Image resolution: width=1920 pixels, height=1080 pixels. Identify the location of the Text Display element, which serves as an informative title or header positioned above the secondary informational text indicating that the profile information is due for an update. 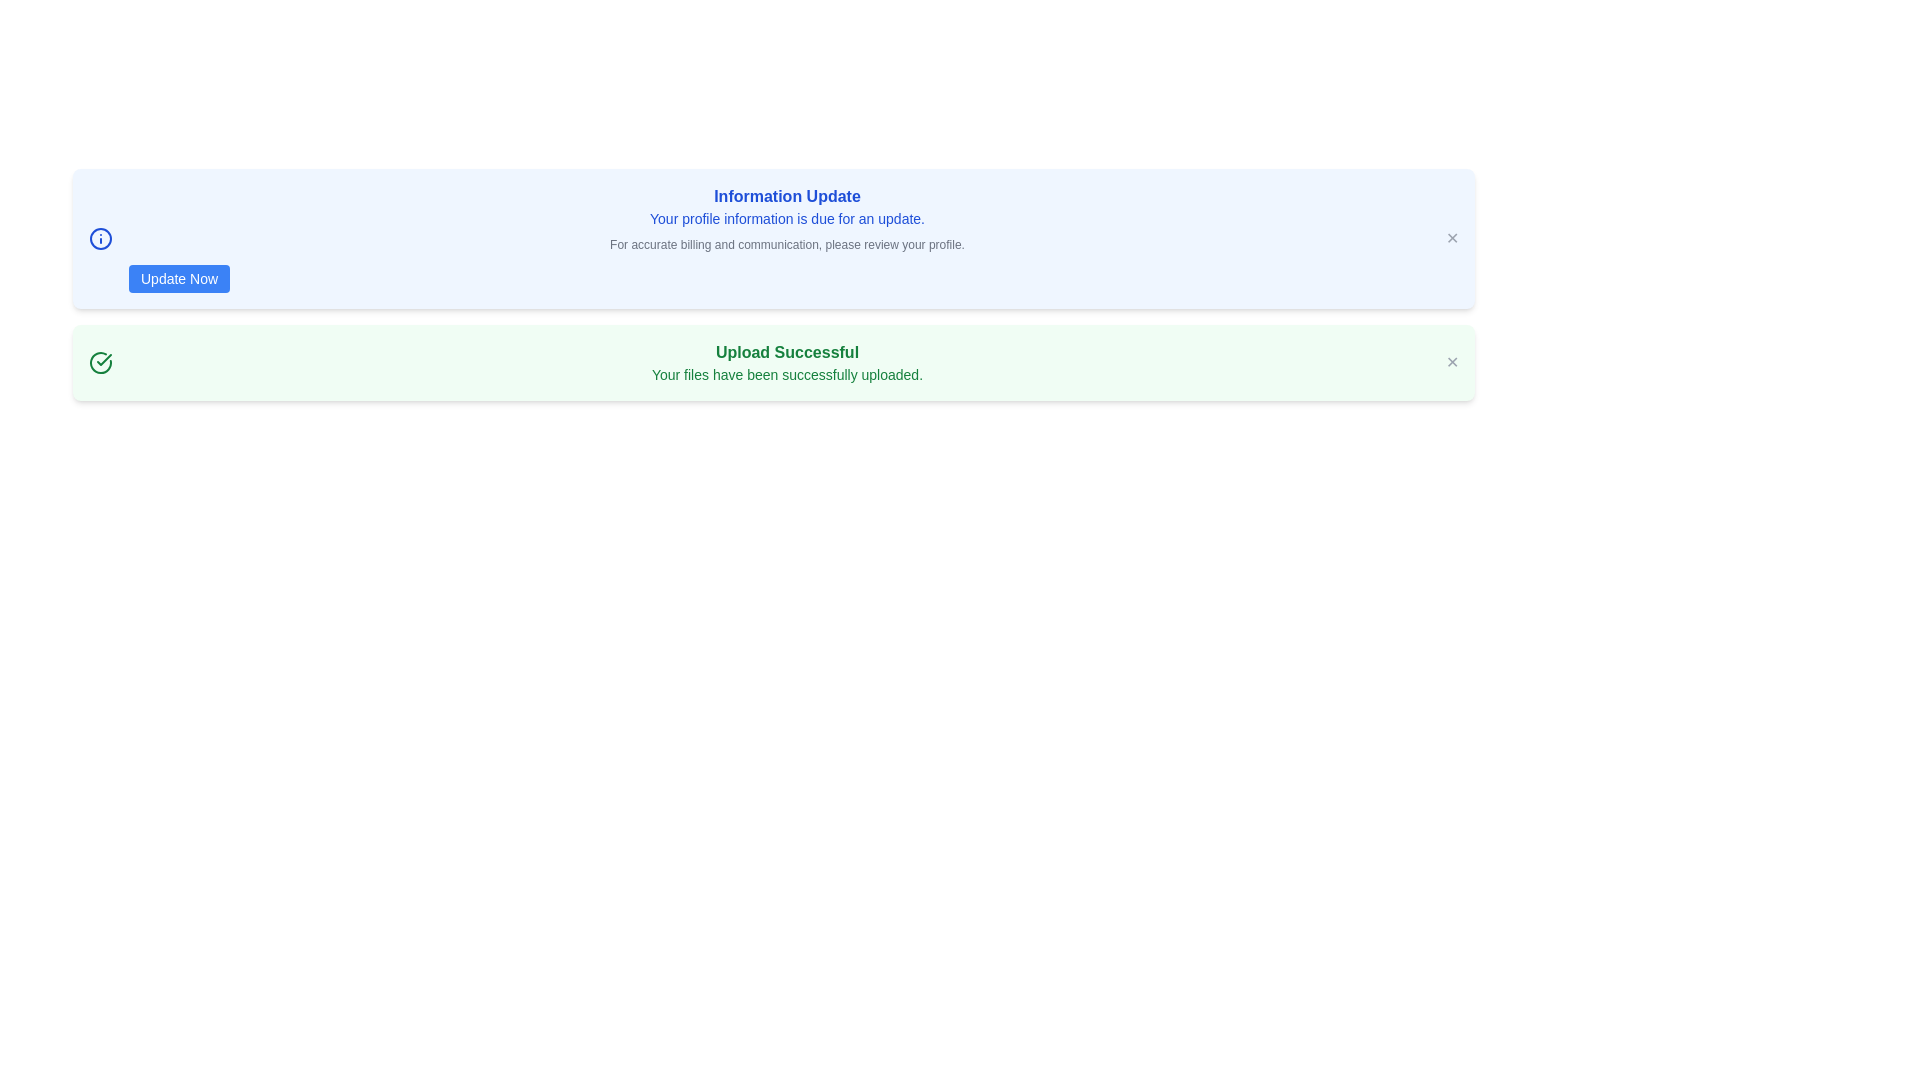
(786, 196).